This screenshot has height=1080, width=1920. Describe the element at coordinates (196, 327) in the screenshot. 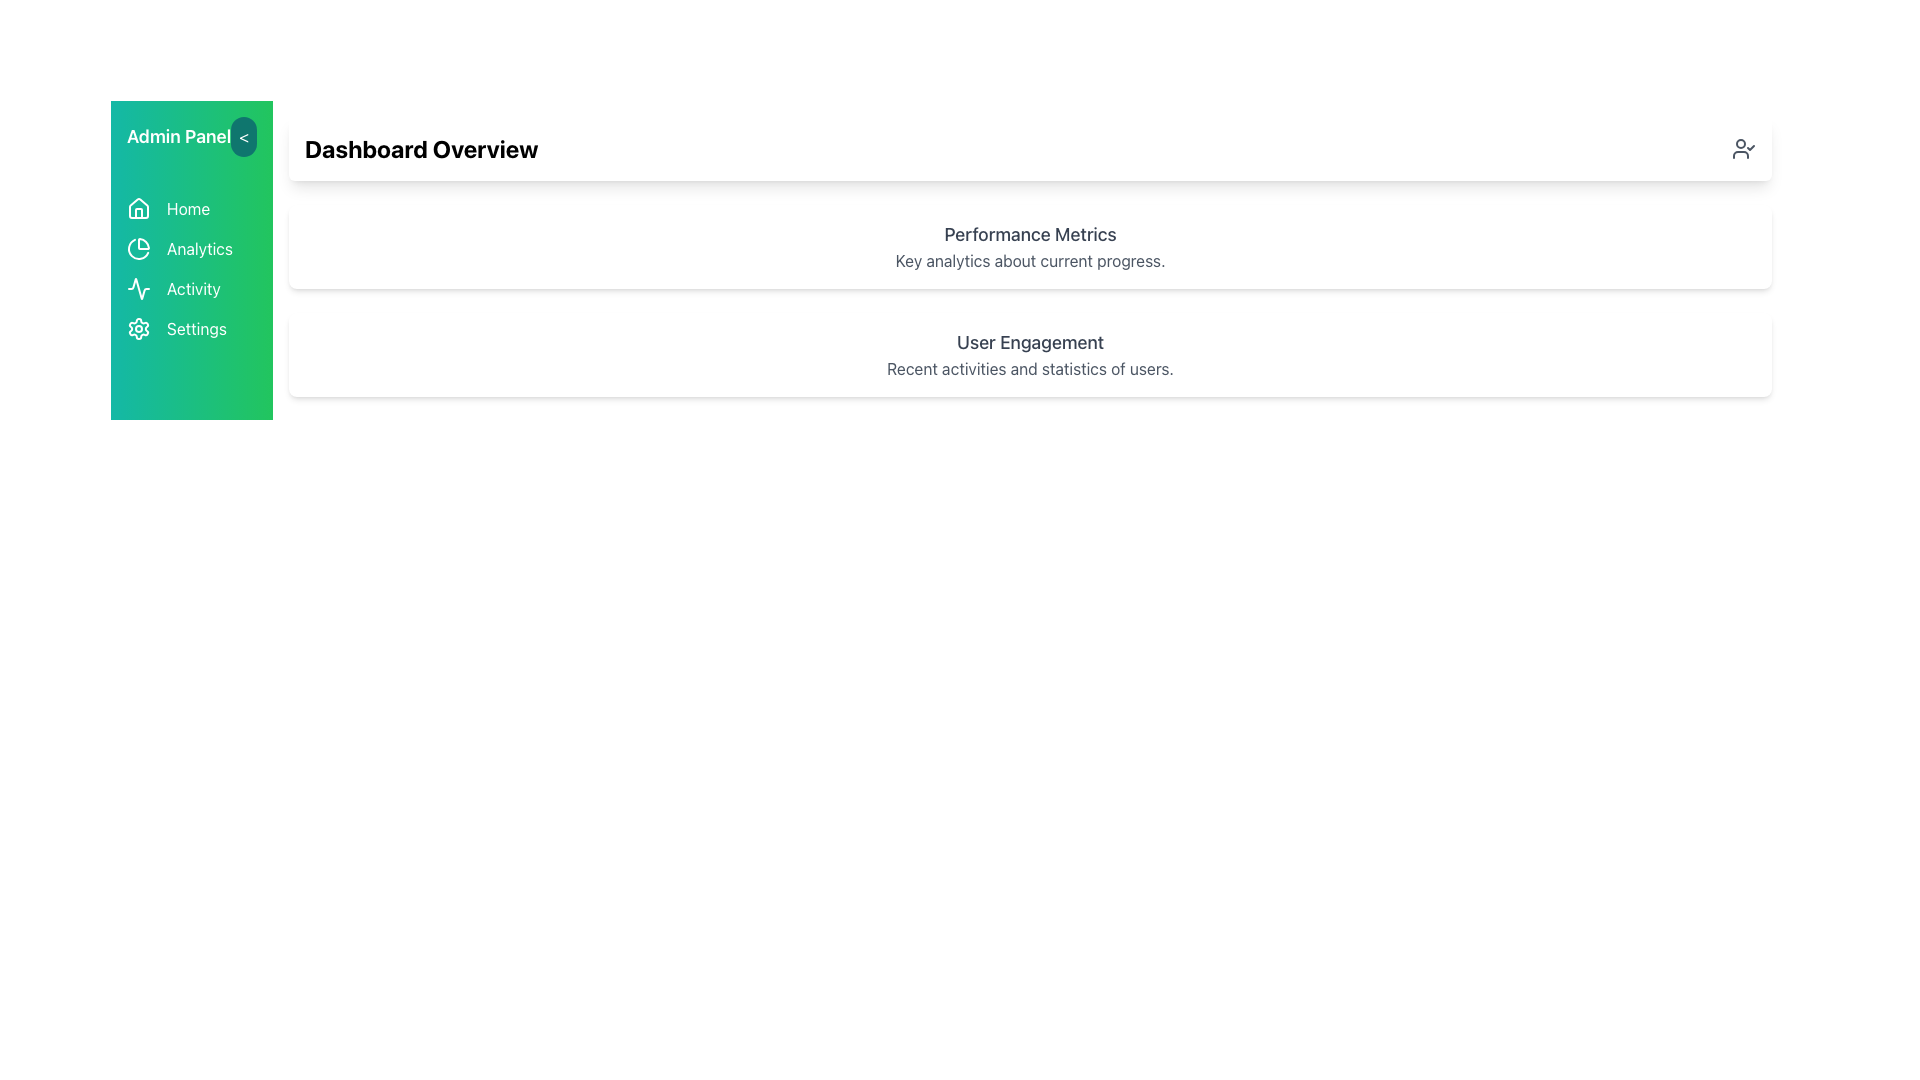

I see `the 'Settings' text label, which is the fourth item in the sidebar menu` at that location.